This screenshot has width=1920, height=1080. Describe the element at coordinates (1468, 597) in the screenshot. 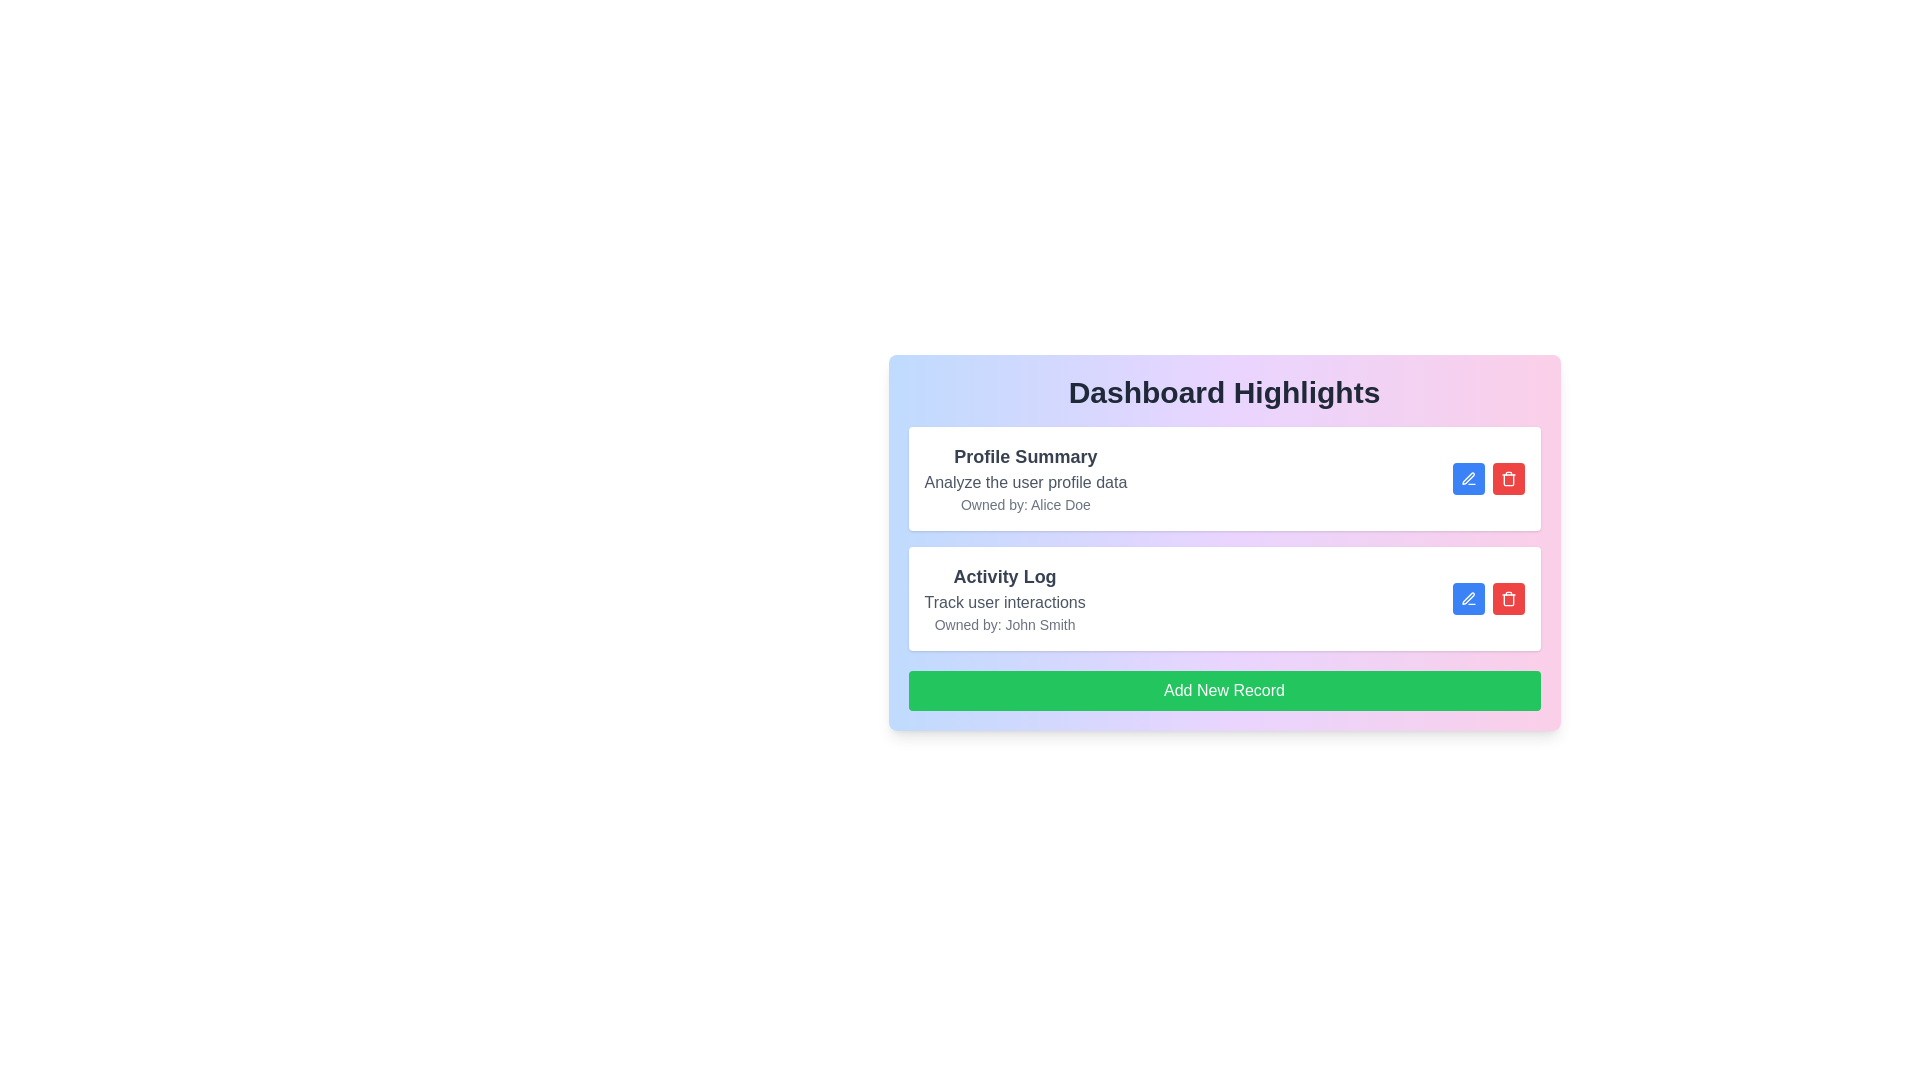

I see `the pen icon in the 'Activity Log' panel` at that location.